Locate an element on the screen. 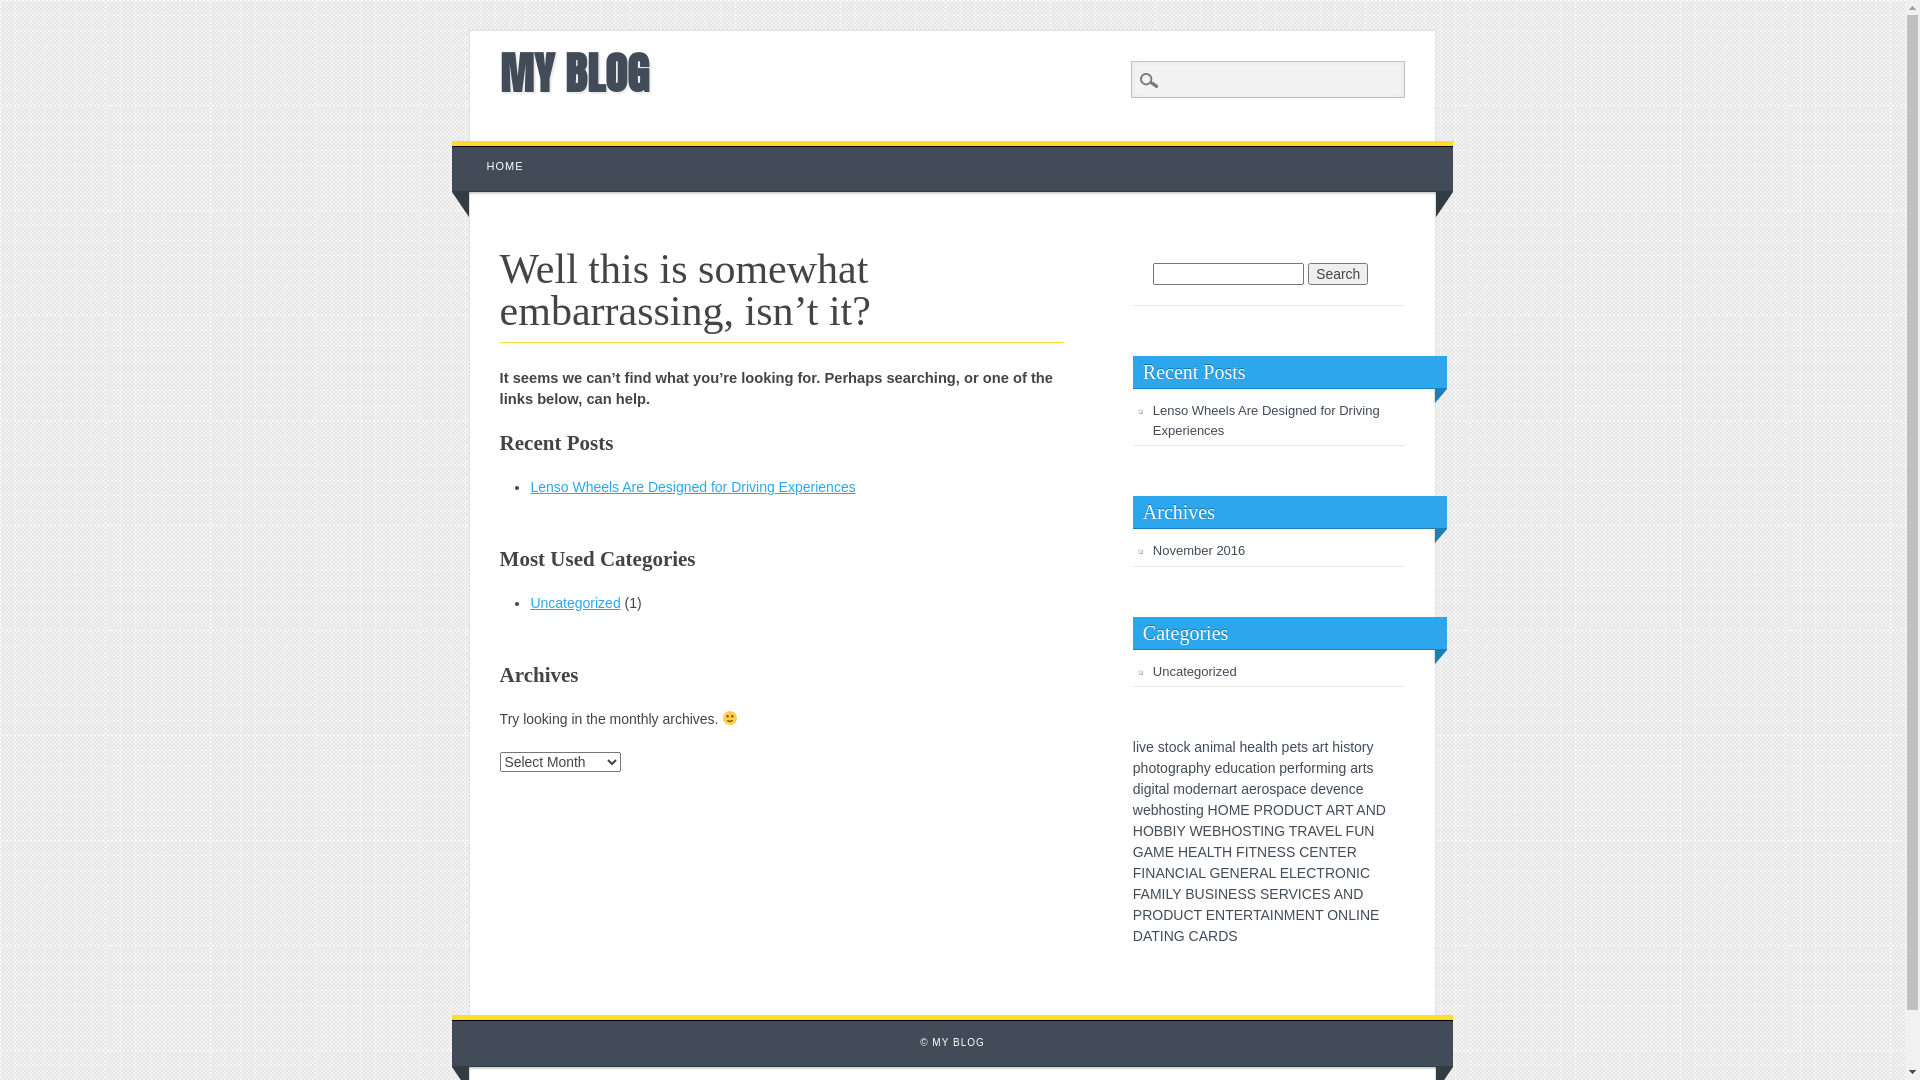 Image resolution: width=1920 pixels, height=1080 pixels. 'c' is located at coordinates (1352, 788).